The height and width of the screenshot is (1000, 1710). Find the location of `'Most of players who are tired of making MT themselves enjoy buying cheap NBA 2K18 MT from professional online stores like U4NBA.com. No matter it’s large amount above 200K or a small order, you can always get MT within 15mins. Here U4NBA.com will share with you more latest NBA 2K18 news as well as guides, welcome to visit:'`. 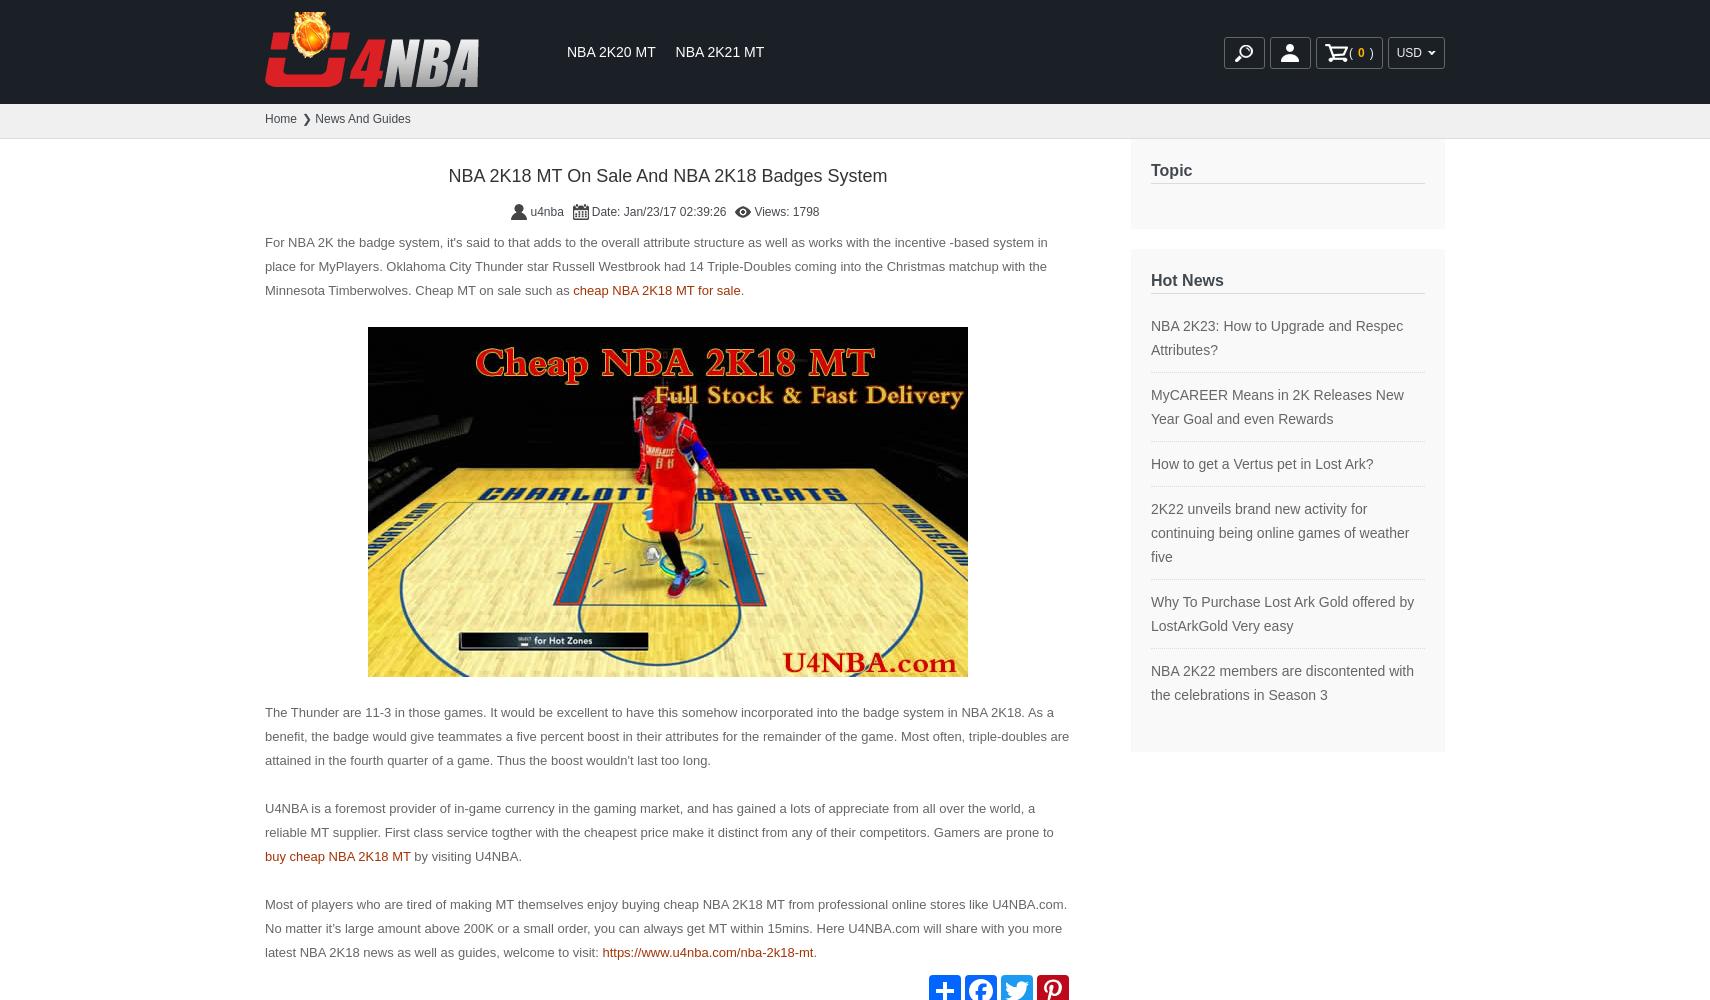

'Most of players who are tired of making MT themselves enjoy buying cheap NBA 2K18 MT from professional online stores like U4NBA.com. No matter it’s large amount above 200K or a small order, you can always get MT within 15mins. Here U4NBA.com will share with you more latest NBA 2K18 news as well as guides, welcome to visit:' is located at coordinates (666, 928).